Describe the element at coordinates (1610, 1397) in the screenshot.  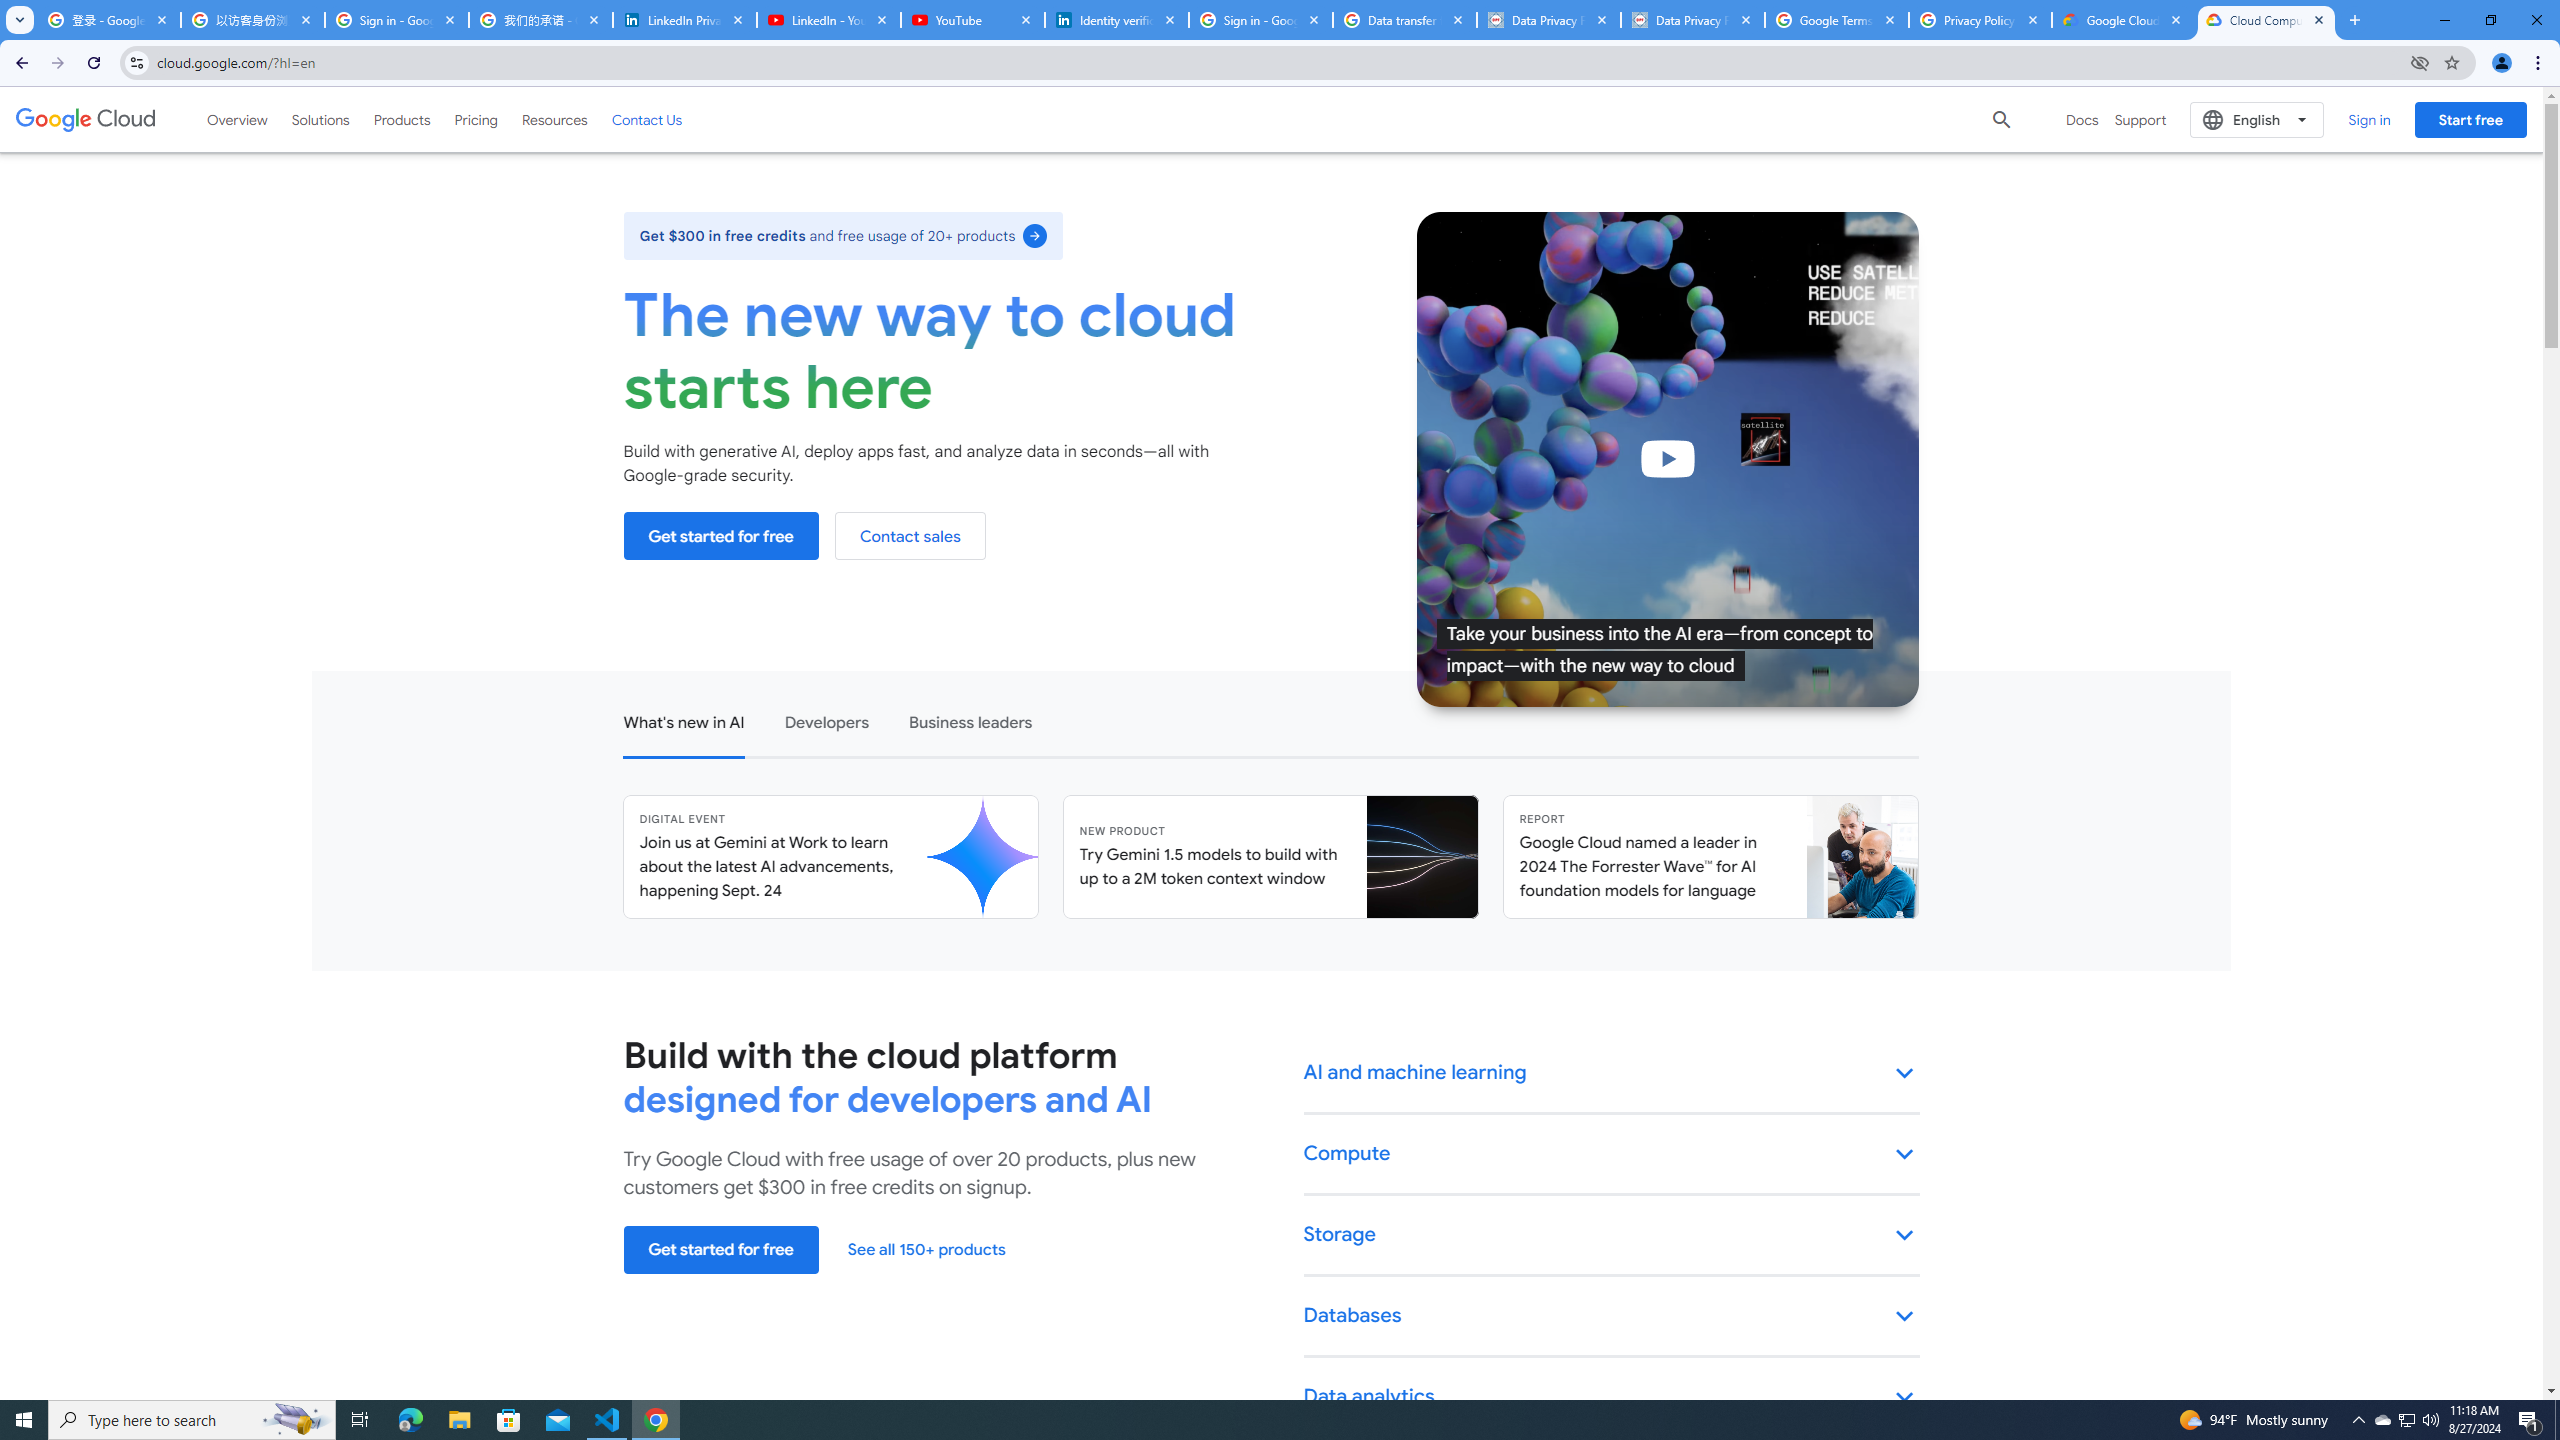
I see `'Data analytics keyboard_arrow_down'` at that location.